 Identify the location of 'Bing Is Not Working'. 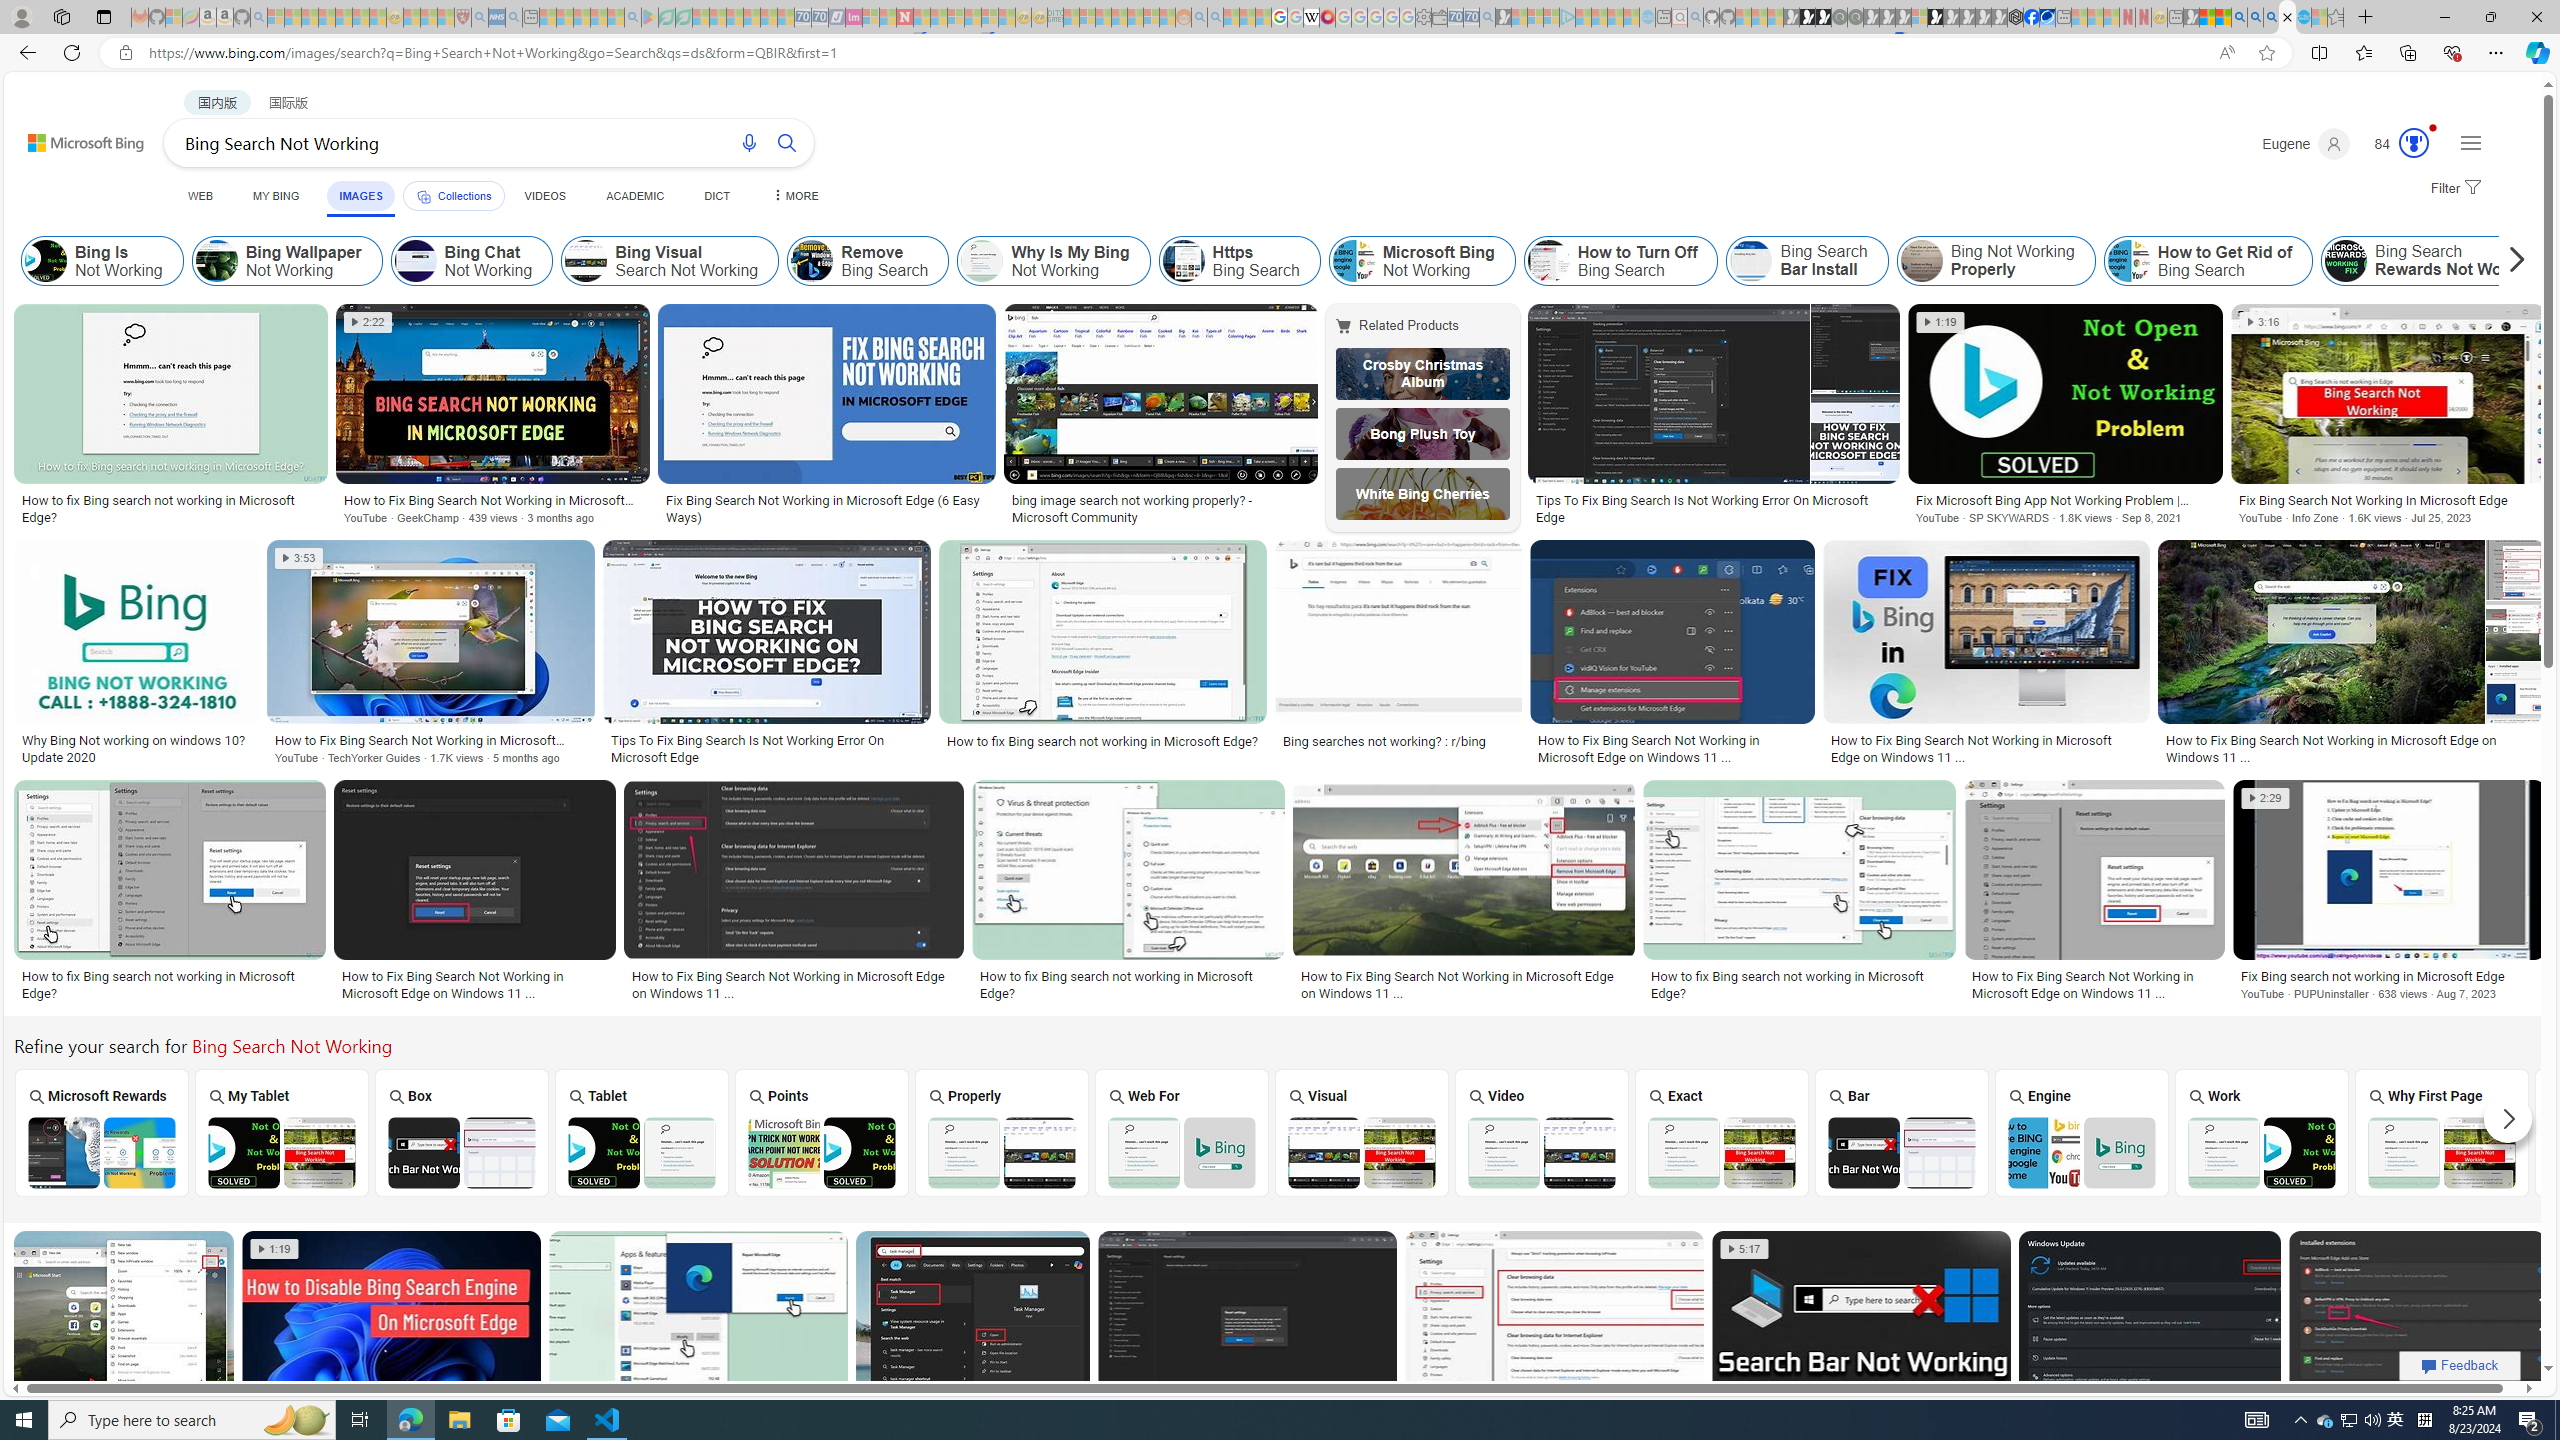
(101, 260).